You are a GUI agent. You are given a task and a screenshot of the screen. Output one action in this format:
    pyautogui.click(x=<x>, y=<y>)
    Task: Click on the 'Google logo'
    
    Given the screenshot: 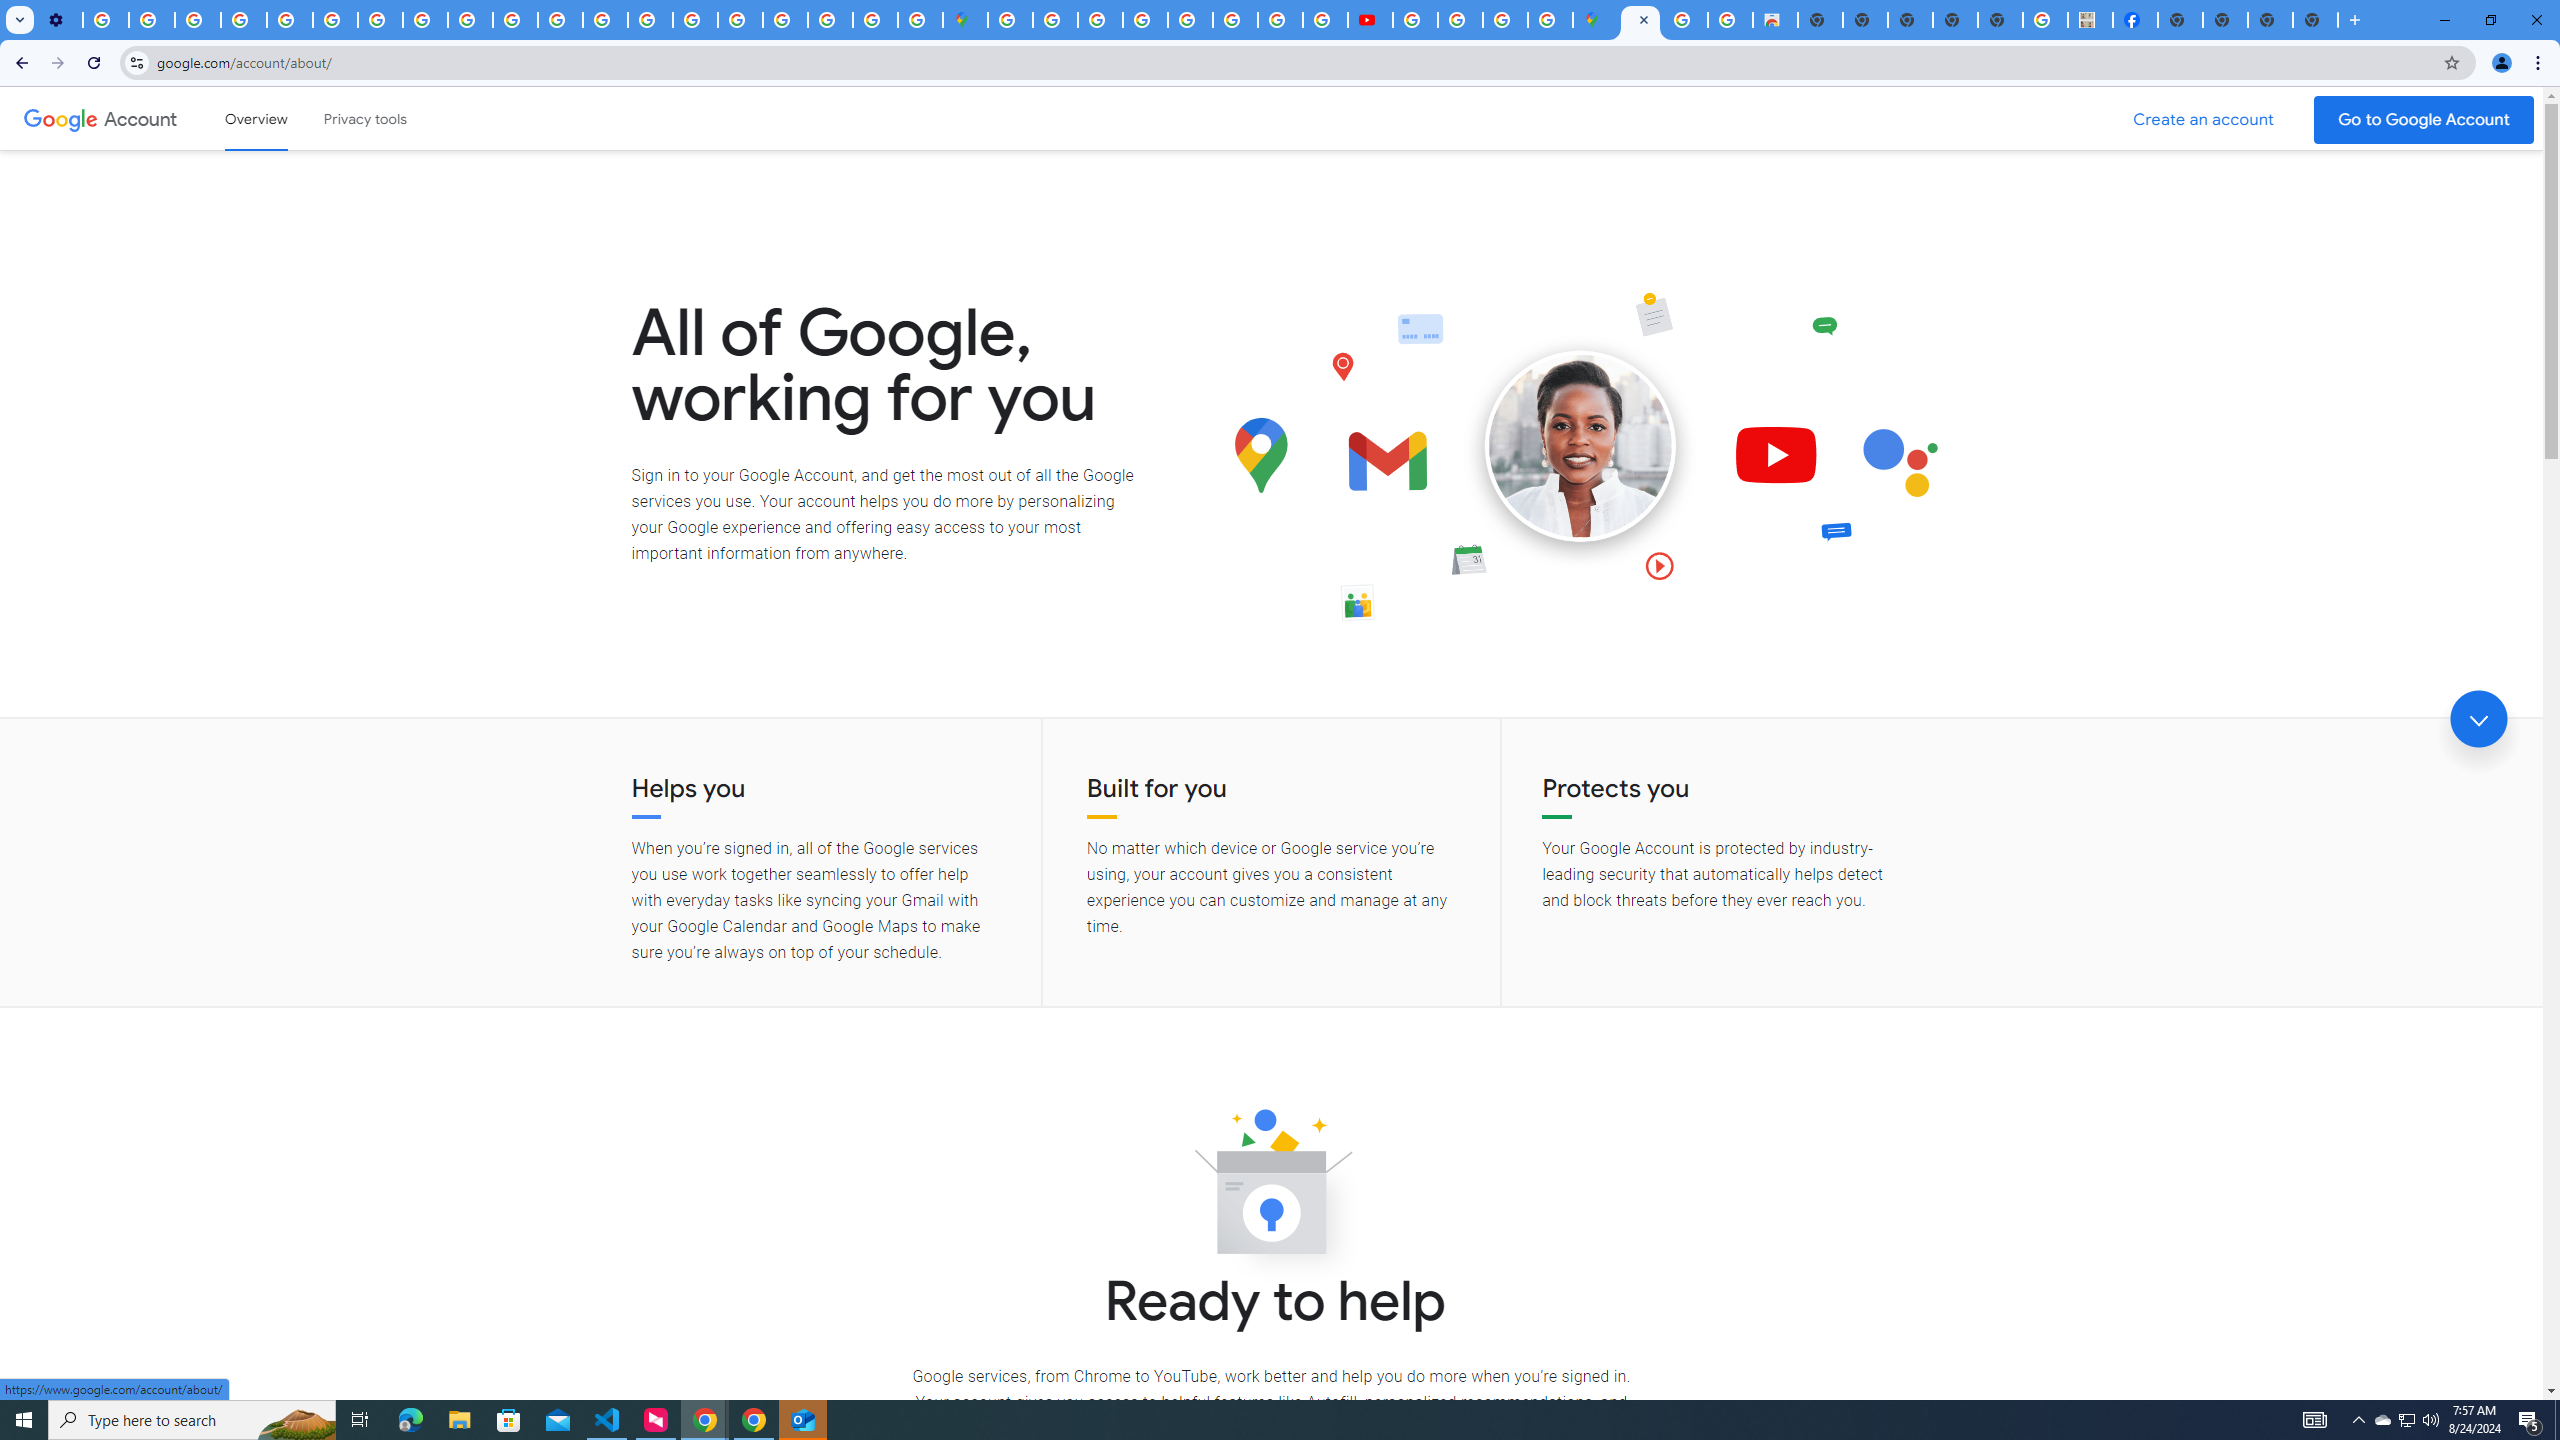 What is the action you would take?
    pyautogui.click(x=60, y=118)
    